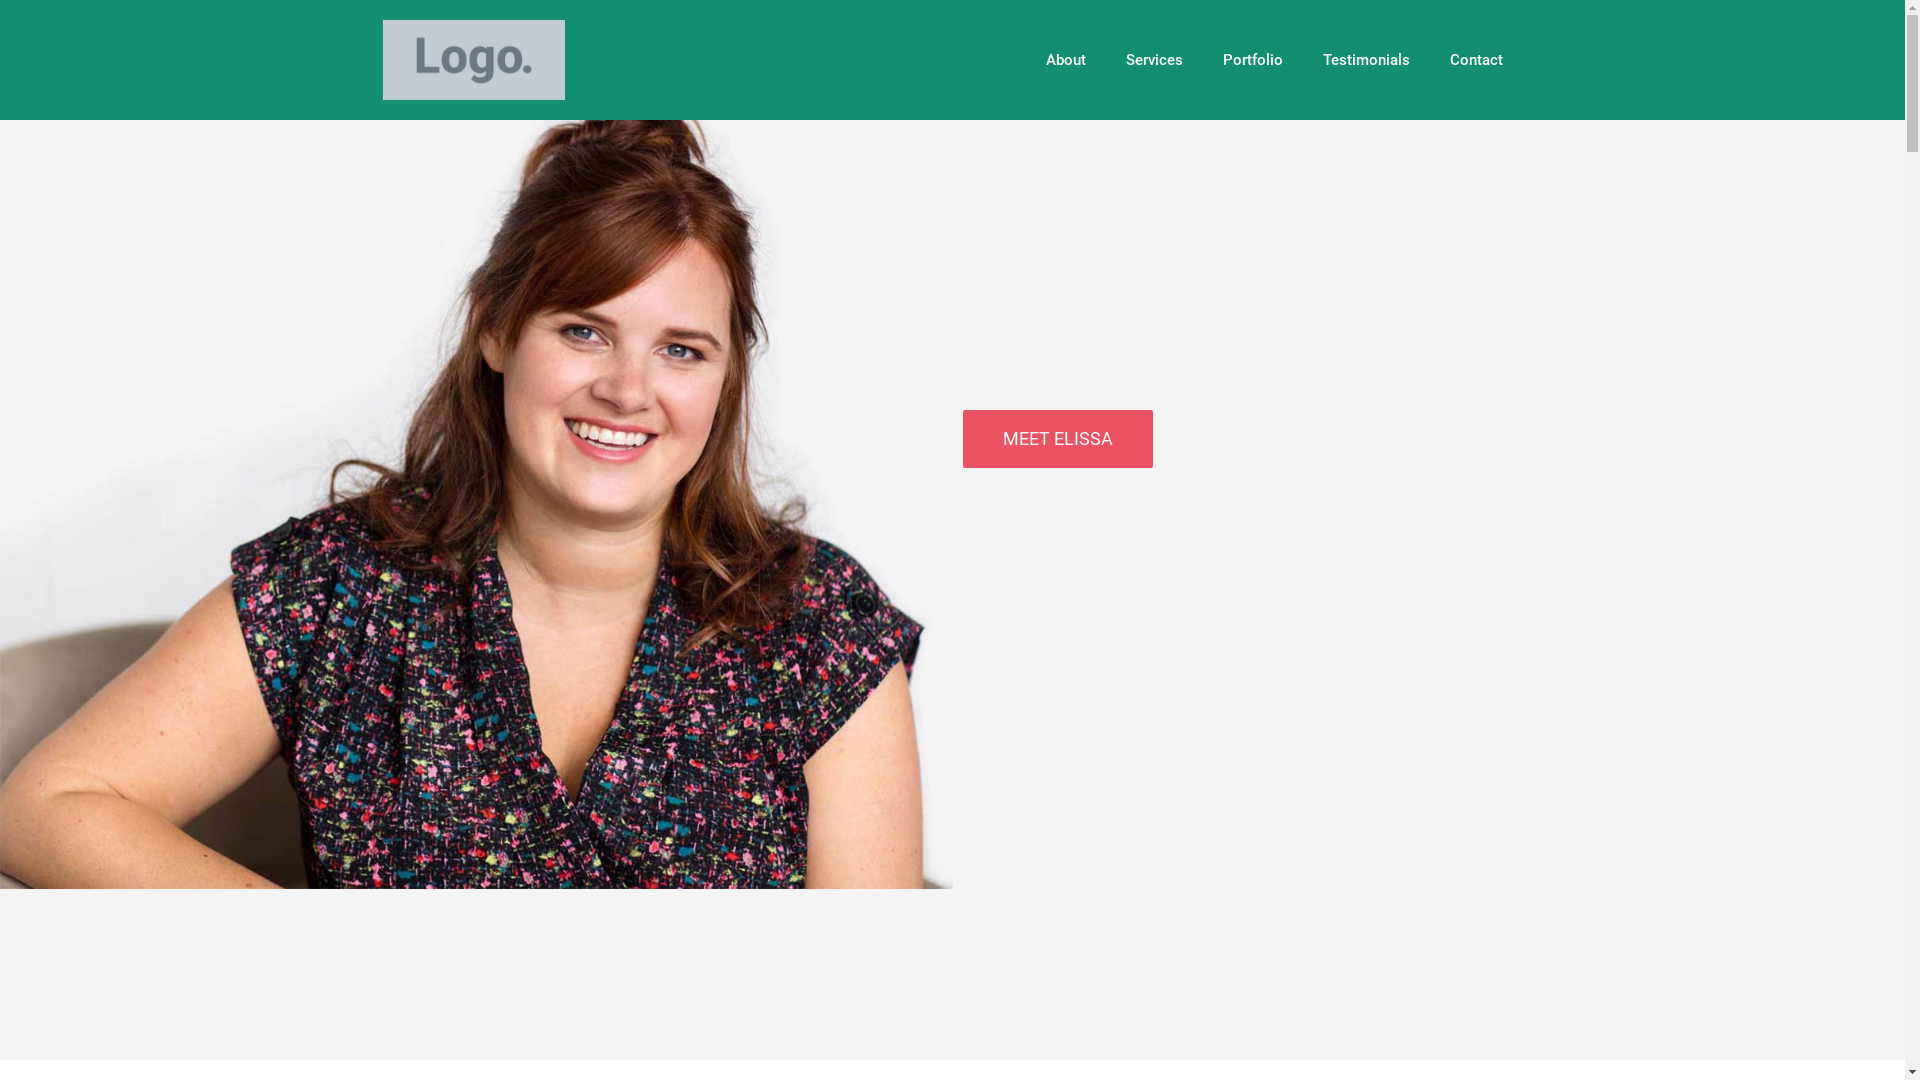  What do you see at coordinates (1154, 59) in the screenshot?
I see `'Services'` at bounding box center [1154, 59].